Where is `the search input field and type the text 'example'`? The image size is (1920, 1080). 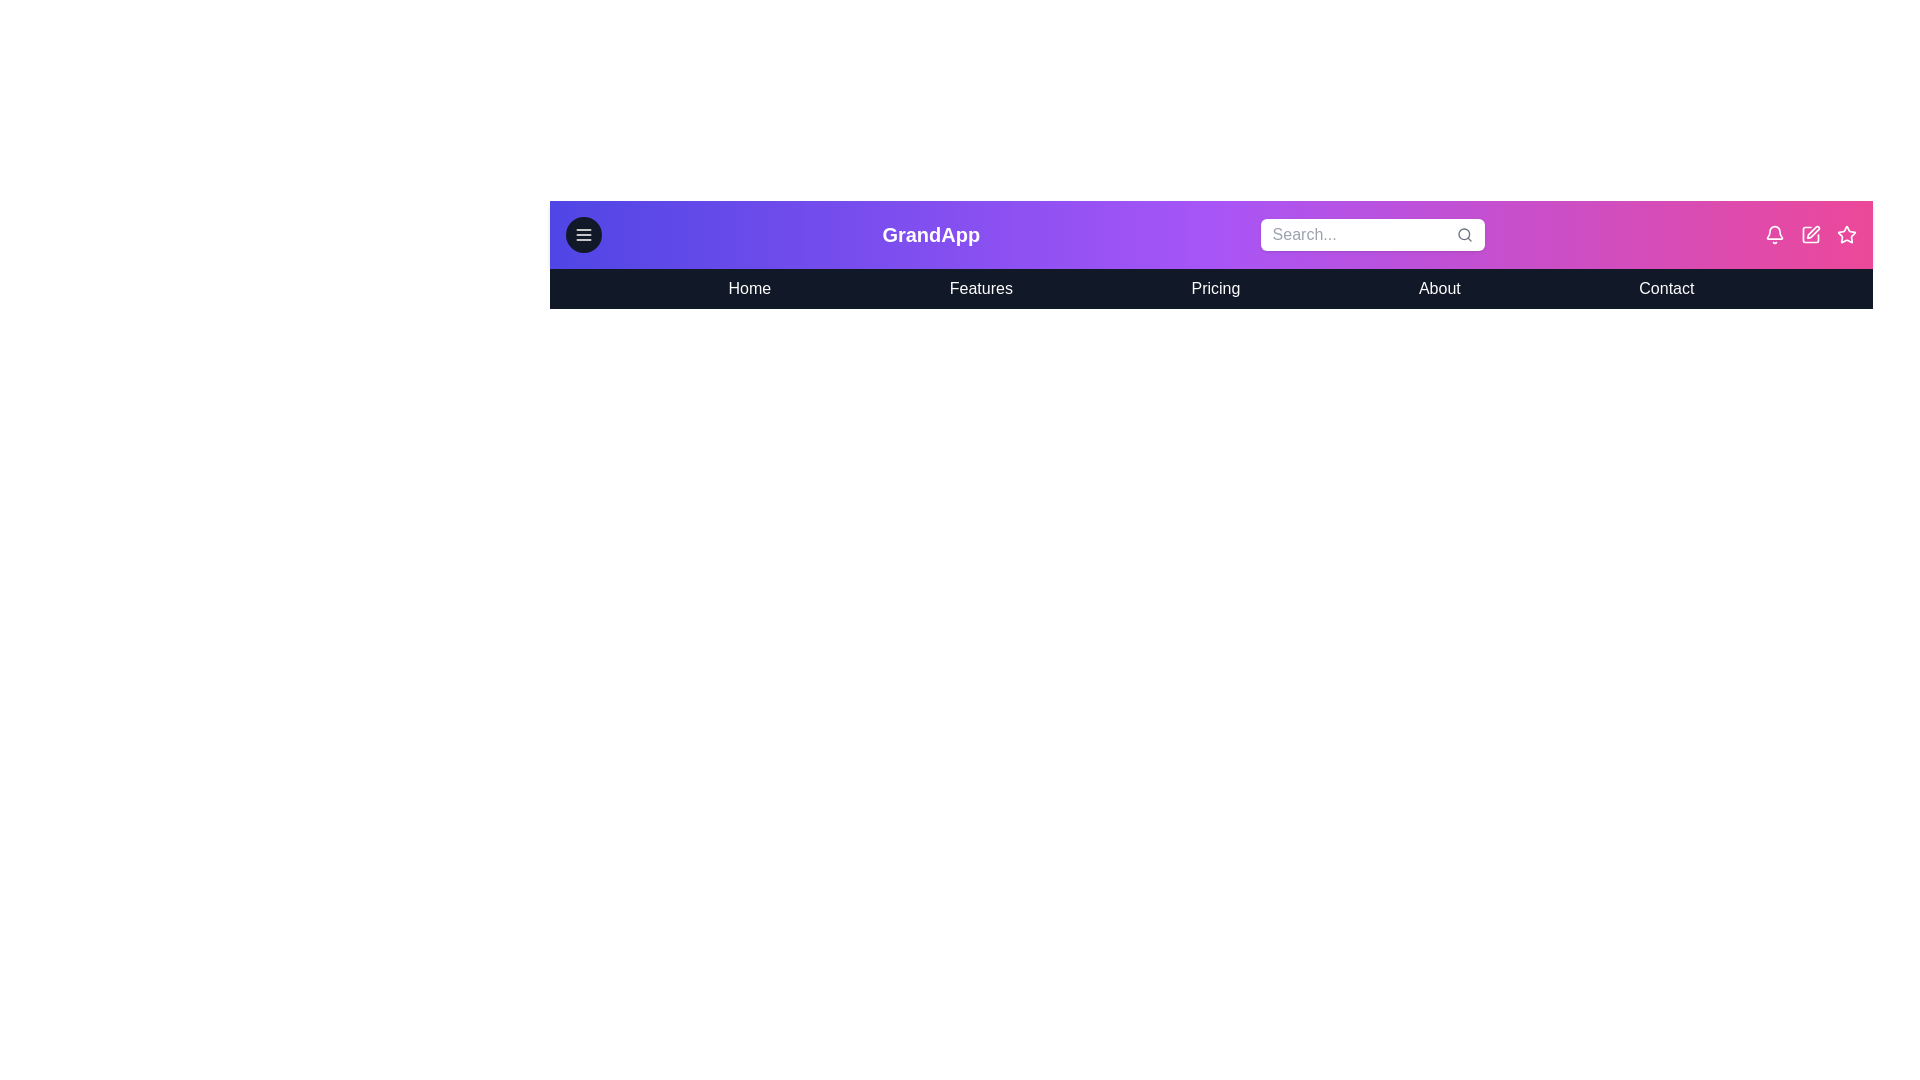
the search input field and type the text 'example' is located at coordinates (1371, 234).